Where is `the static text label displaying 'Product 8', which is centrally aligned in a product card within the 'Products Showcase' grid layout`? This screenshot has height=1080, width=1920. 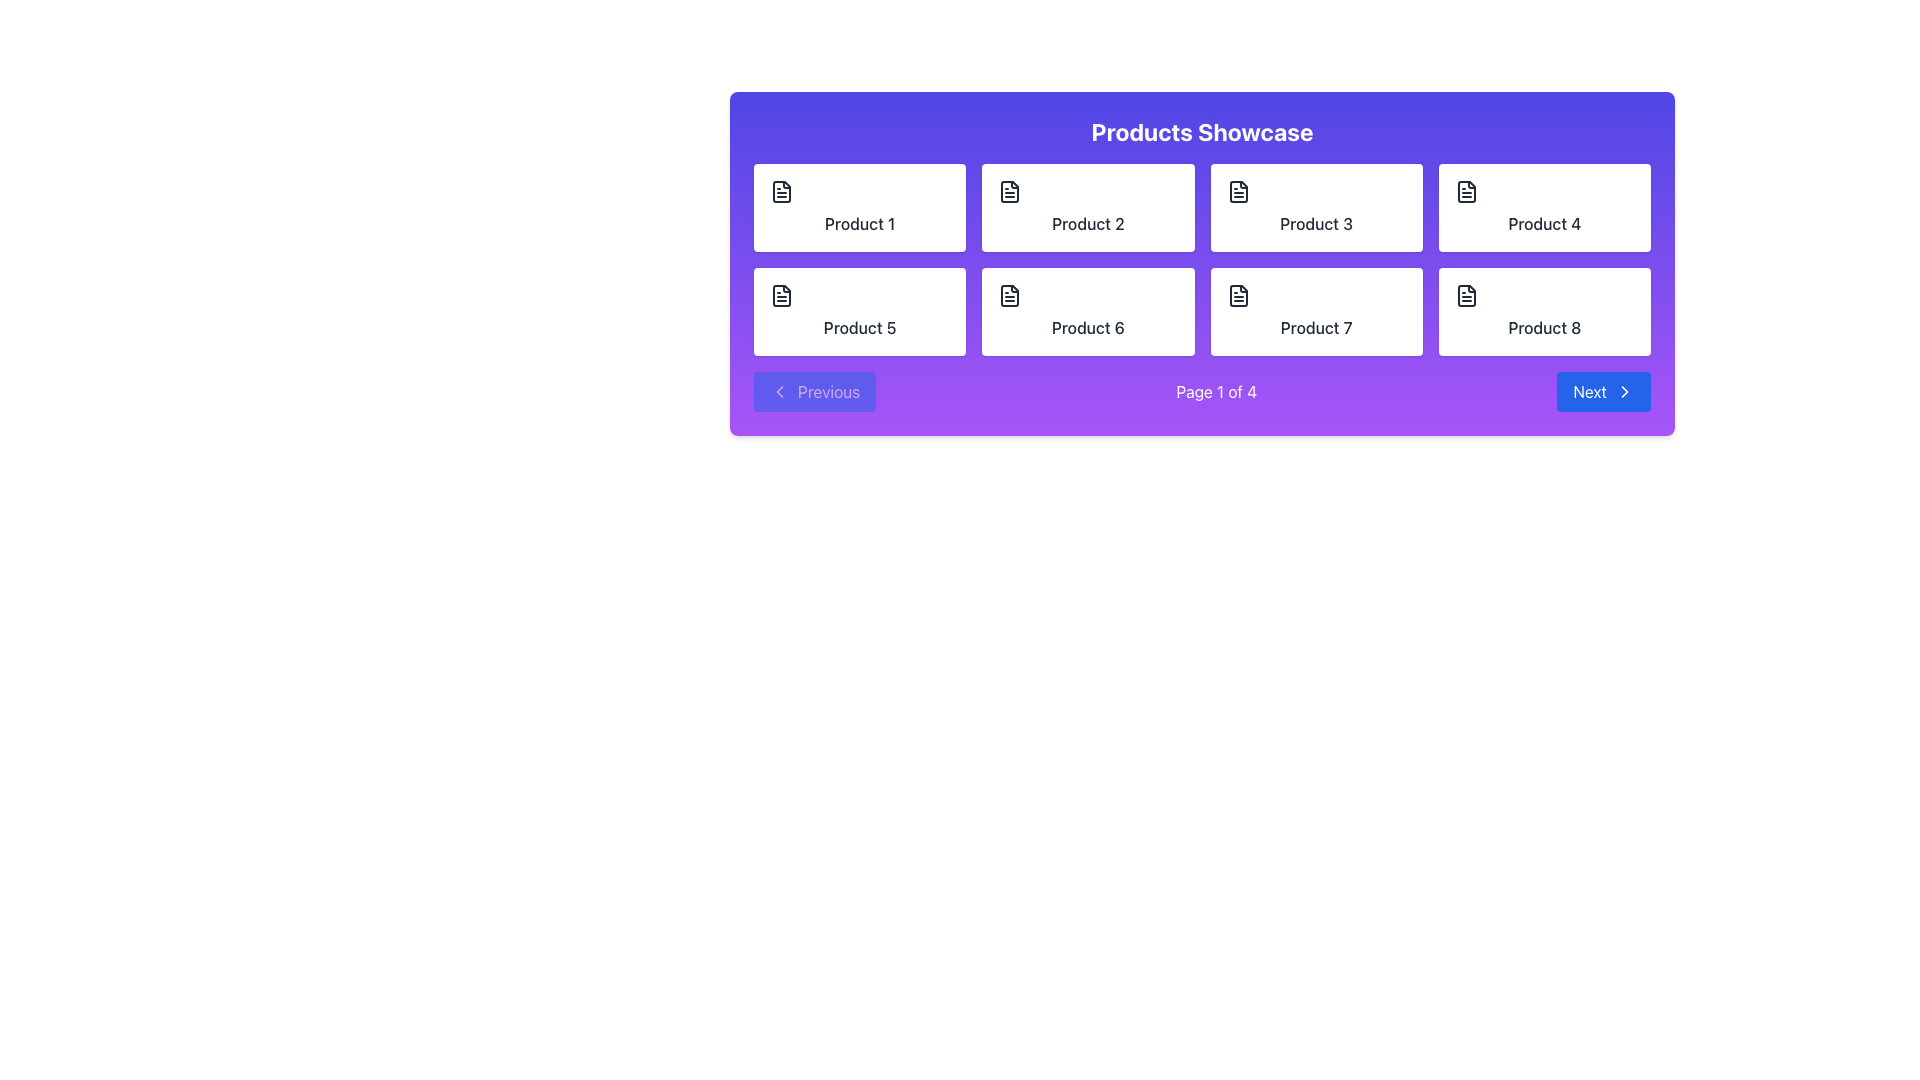
the static text label displaying 'Product 8', which is centrally aligned in a product card within the 'Products Showcase' grid layout is located at coordinates (1543, 326).